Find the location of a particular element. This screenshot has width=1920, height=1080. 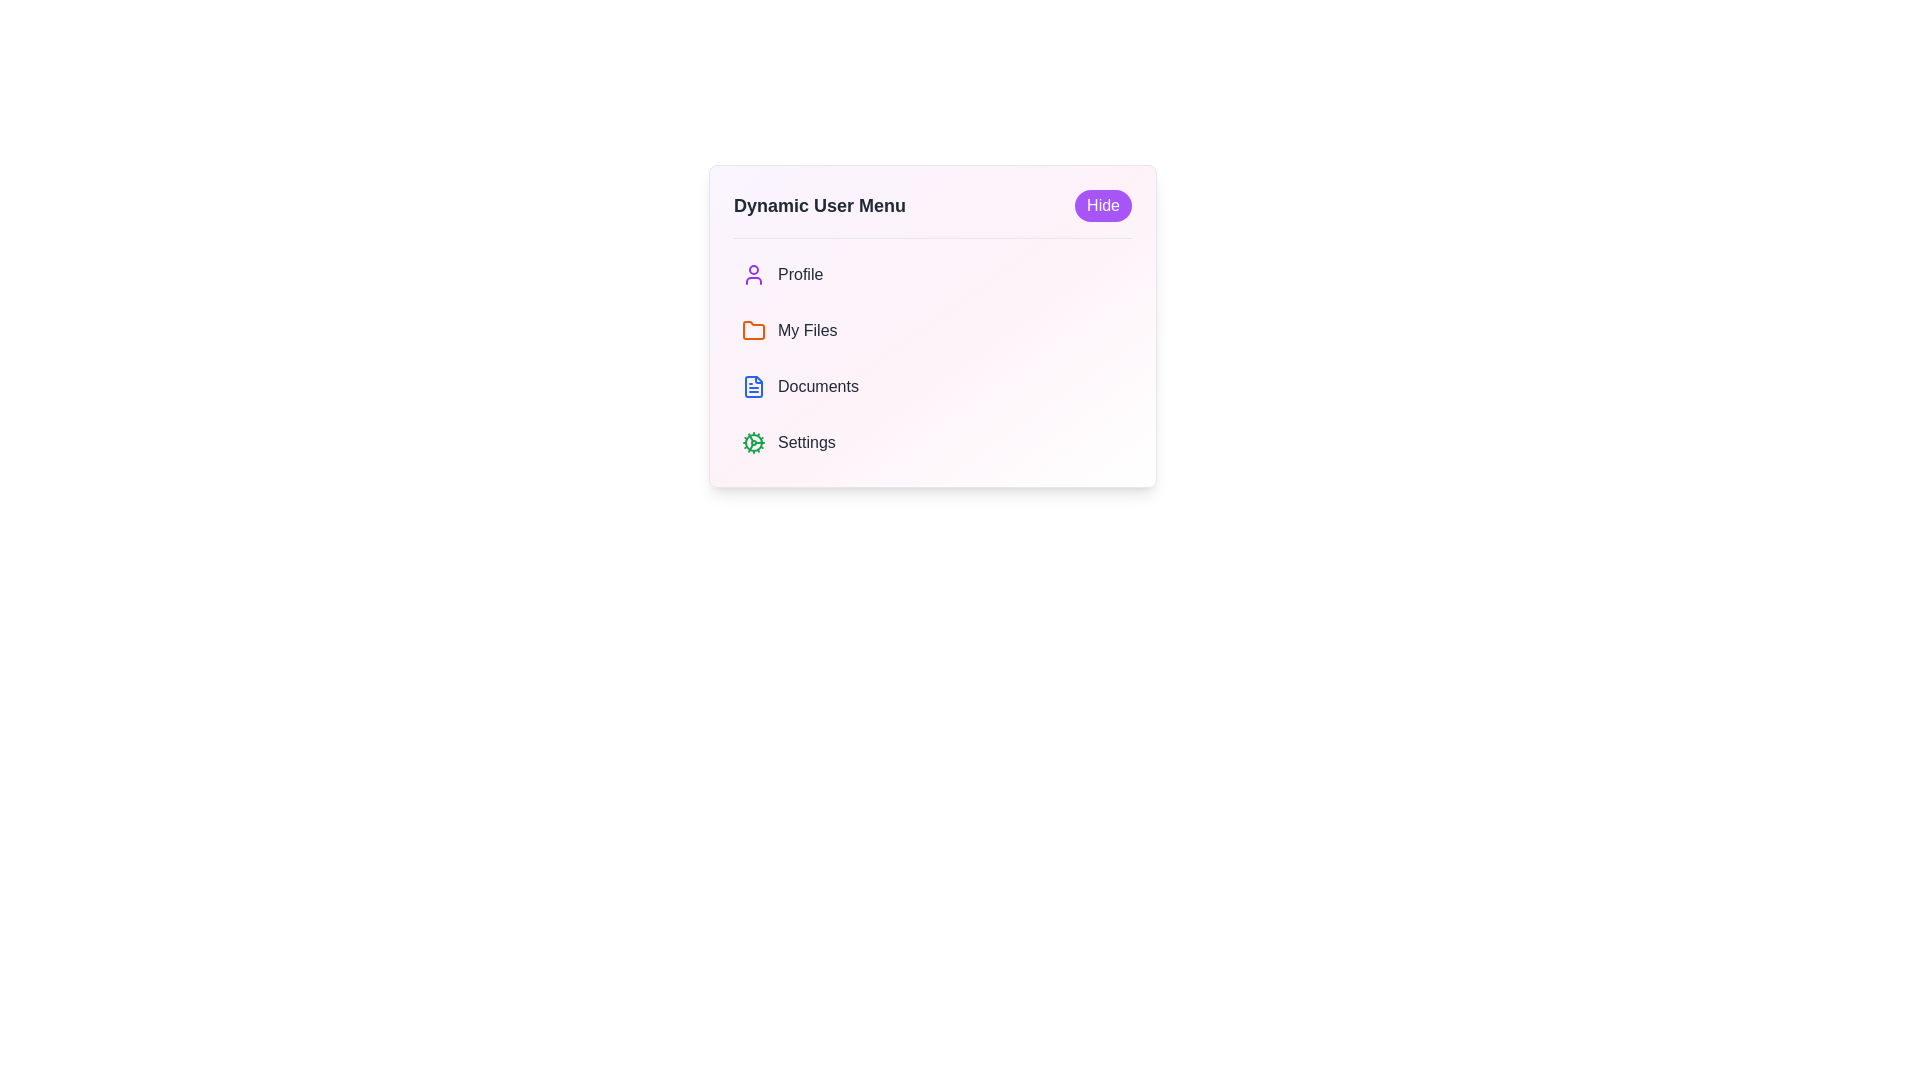

the folder icon located beside the 'My Files' text label in the vertical menu is located at coordinates (752, 329).